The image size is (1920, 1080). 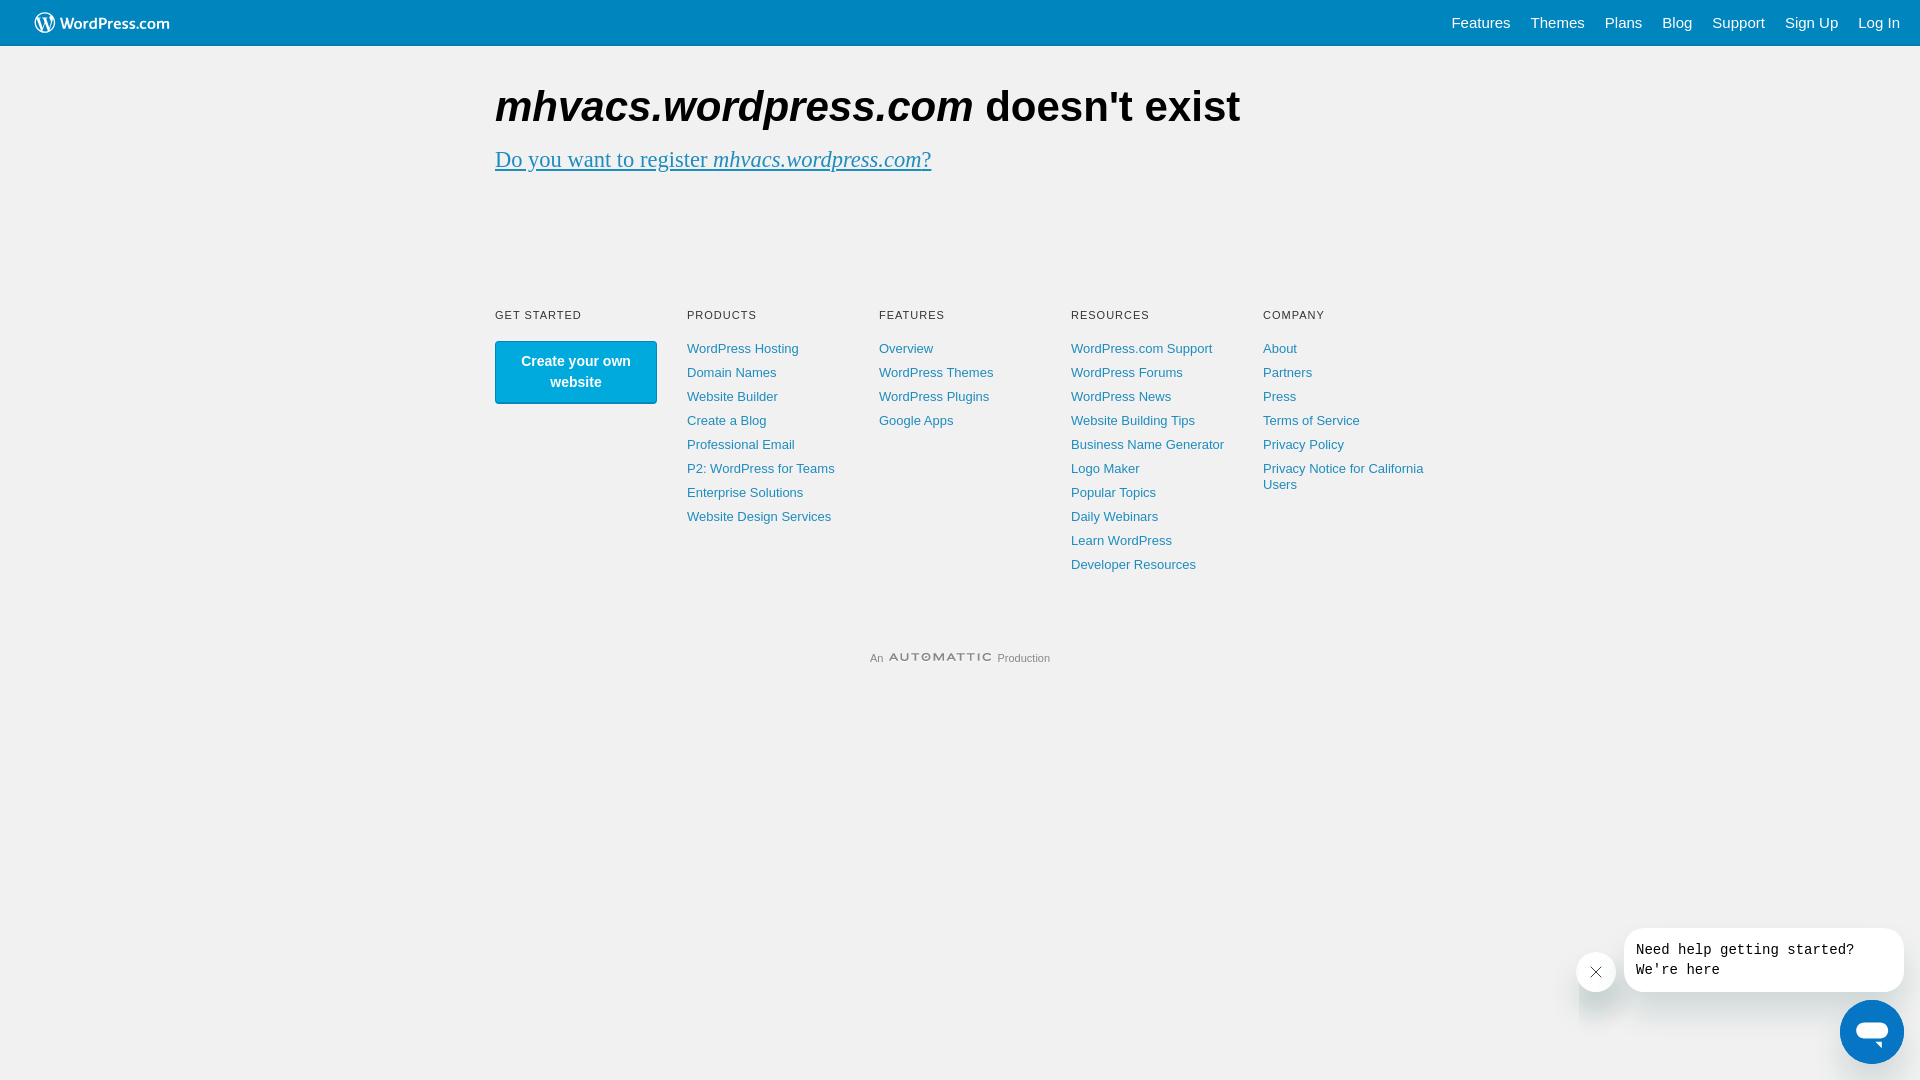 What do you see at coordinates (686, 515) in the screenshot?
I see `'Website Design Services'` at bounding box center [686, 515].